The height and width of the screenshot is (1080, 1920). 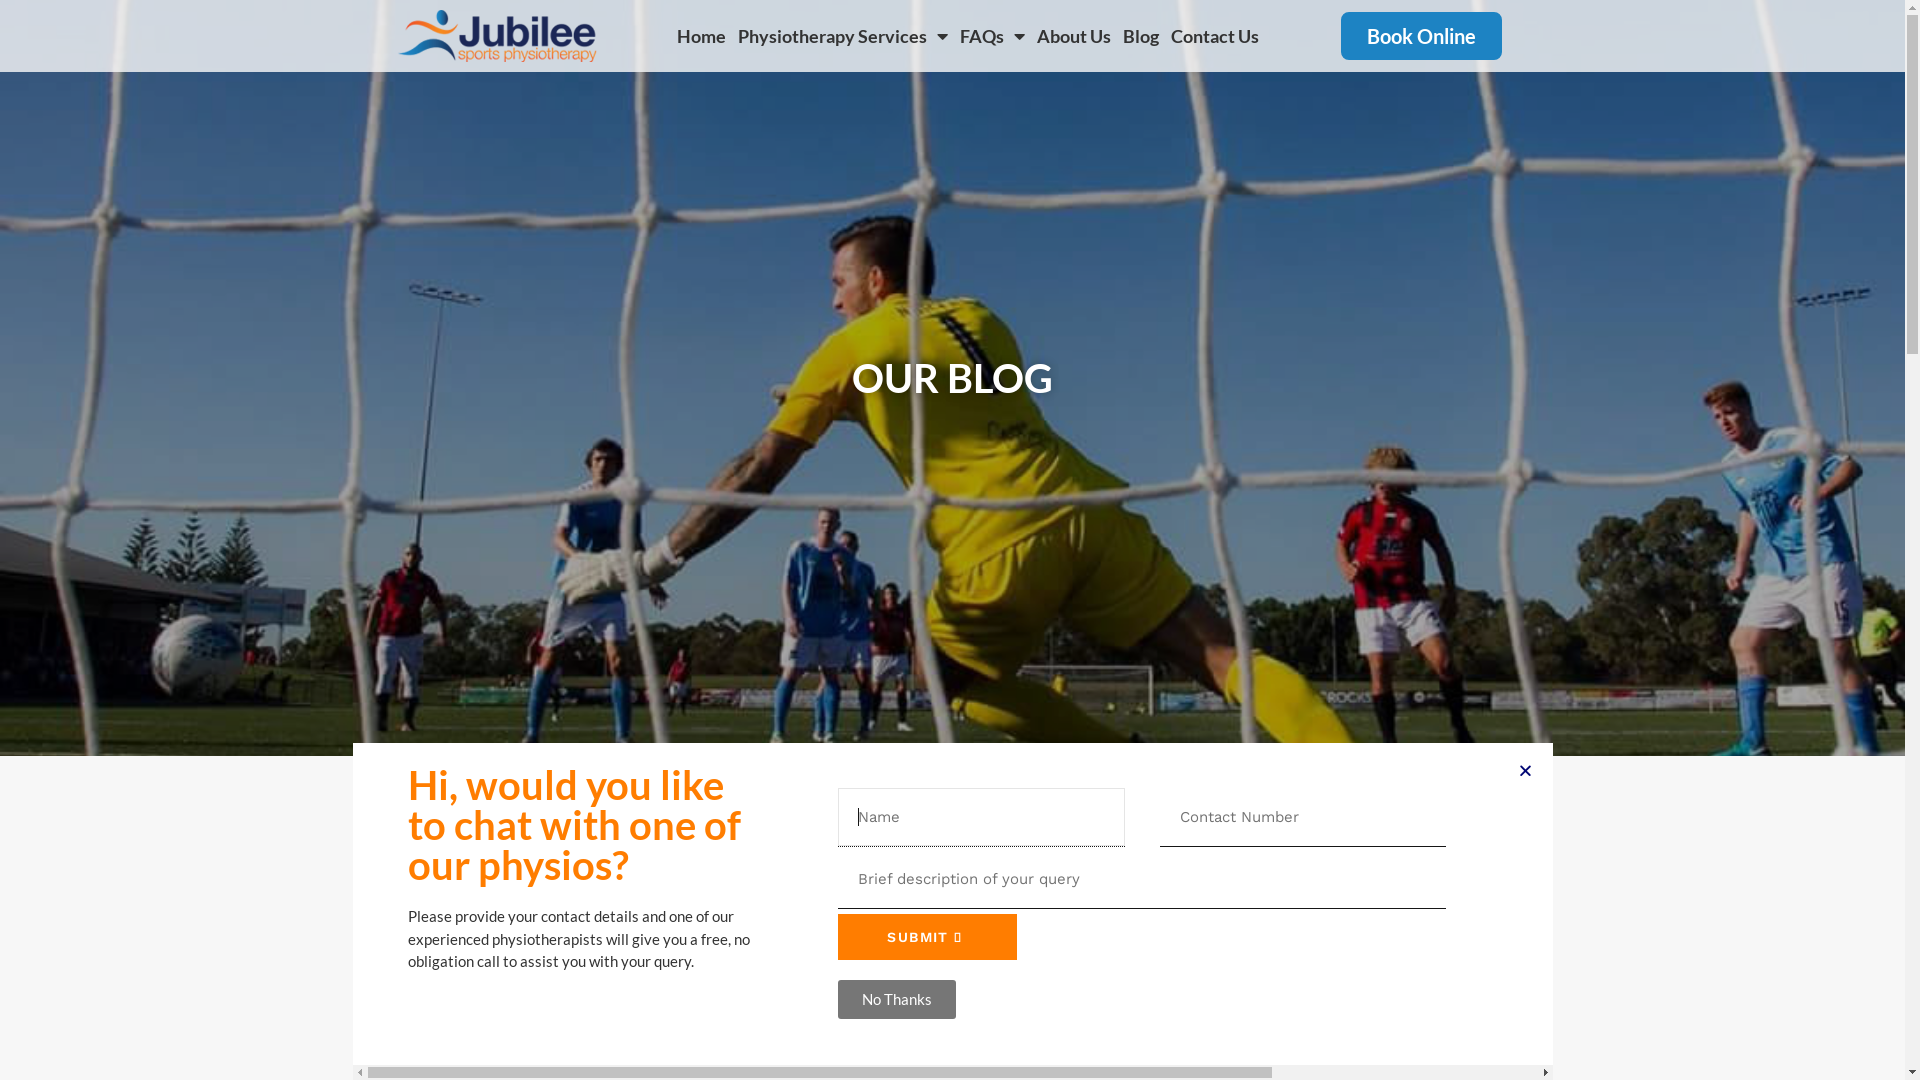 I want to click on 'Physiotherapy Services', so click(x=843, y=35).